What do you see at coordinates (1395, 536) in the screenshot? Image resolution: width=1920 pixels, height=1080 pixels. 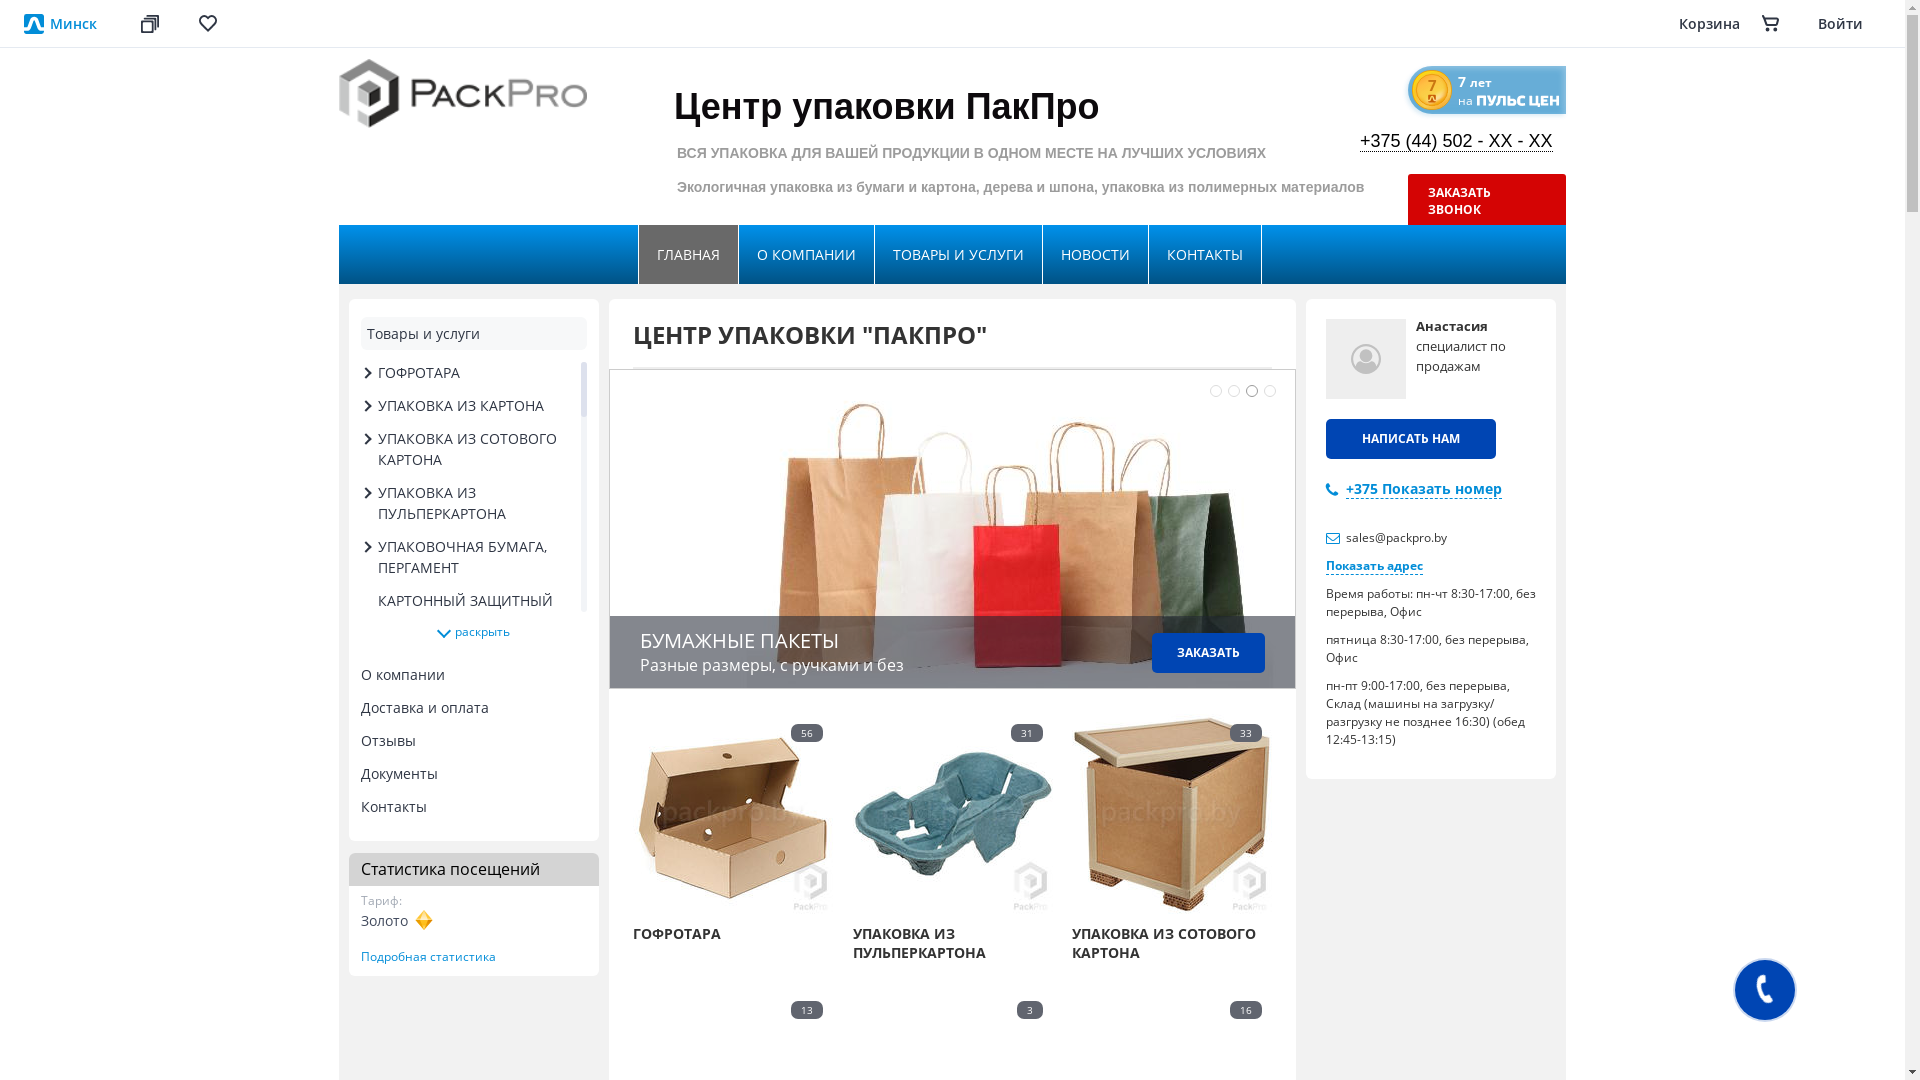 I see `'sales@packpro.by'` at bounding box center [1395, 536].